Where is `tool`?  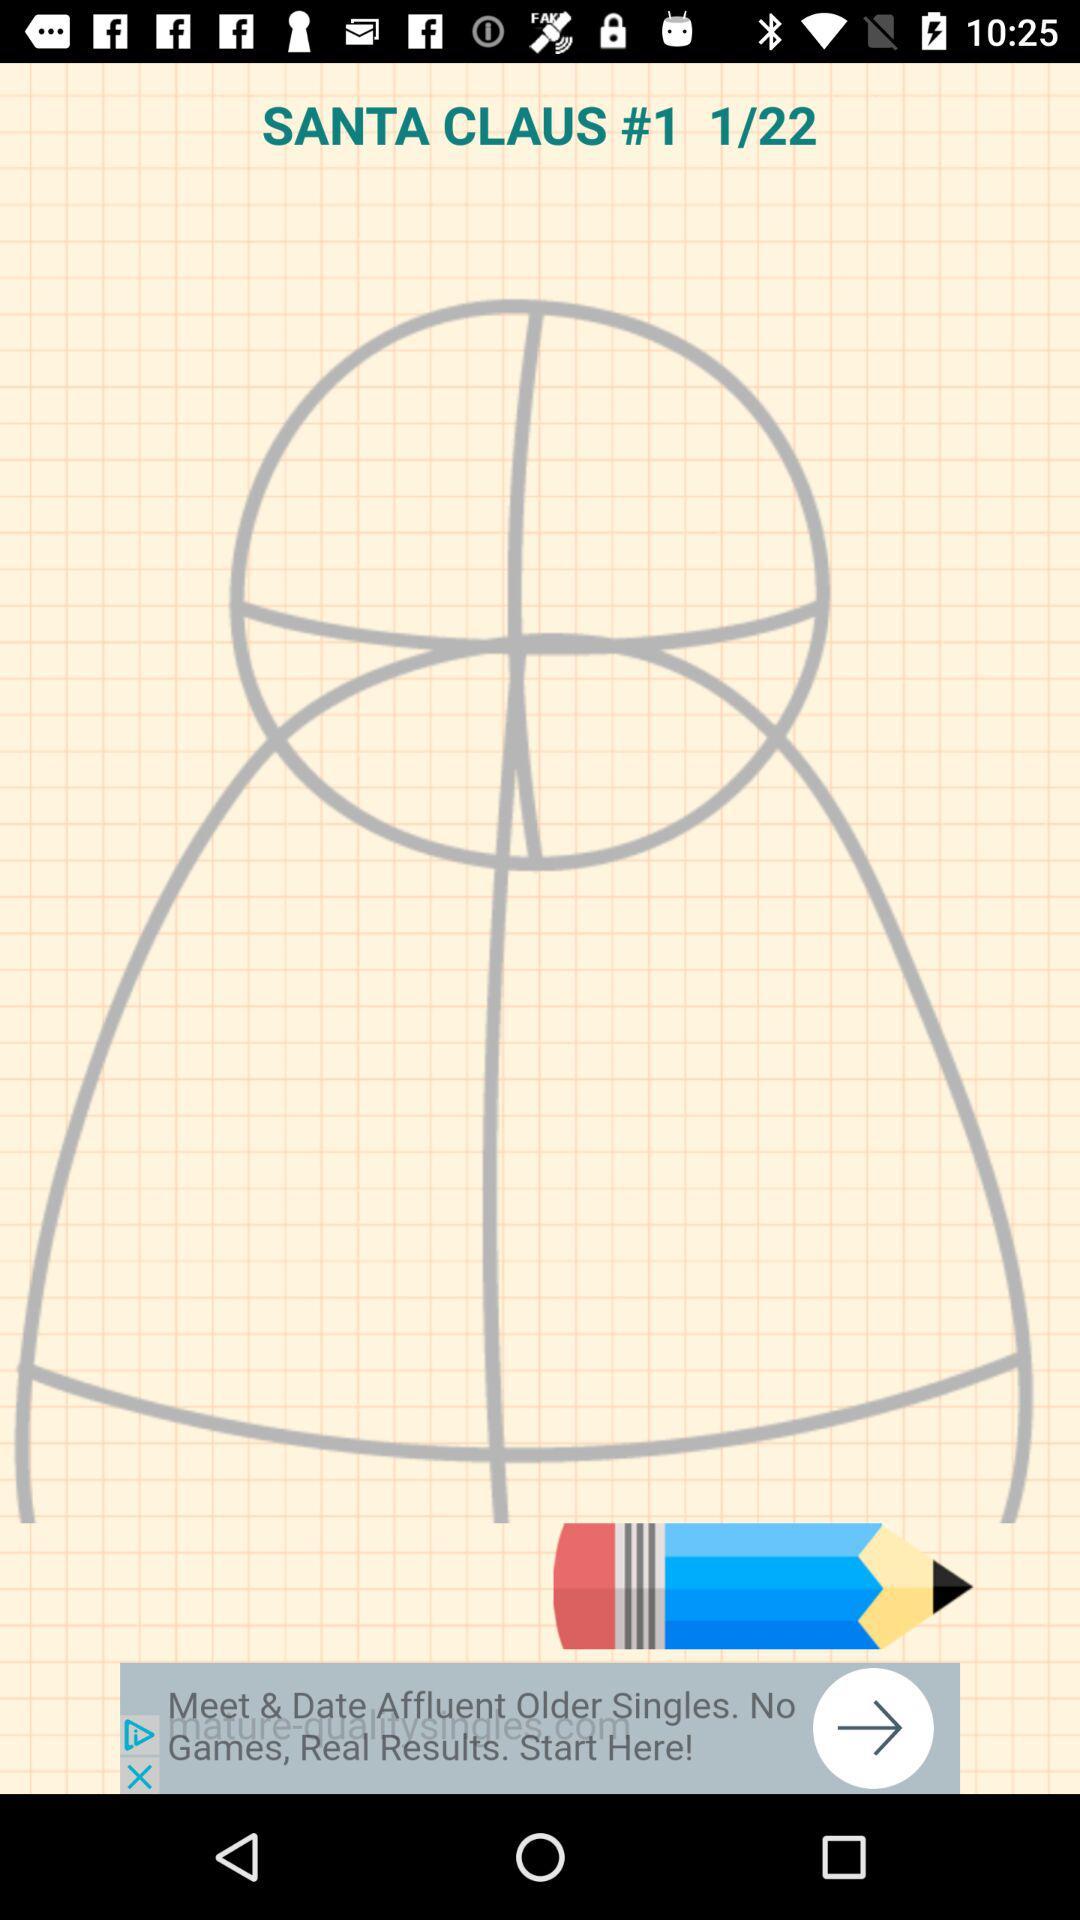 tool is located at coordinates (763, 1585).